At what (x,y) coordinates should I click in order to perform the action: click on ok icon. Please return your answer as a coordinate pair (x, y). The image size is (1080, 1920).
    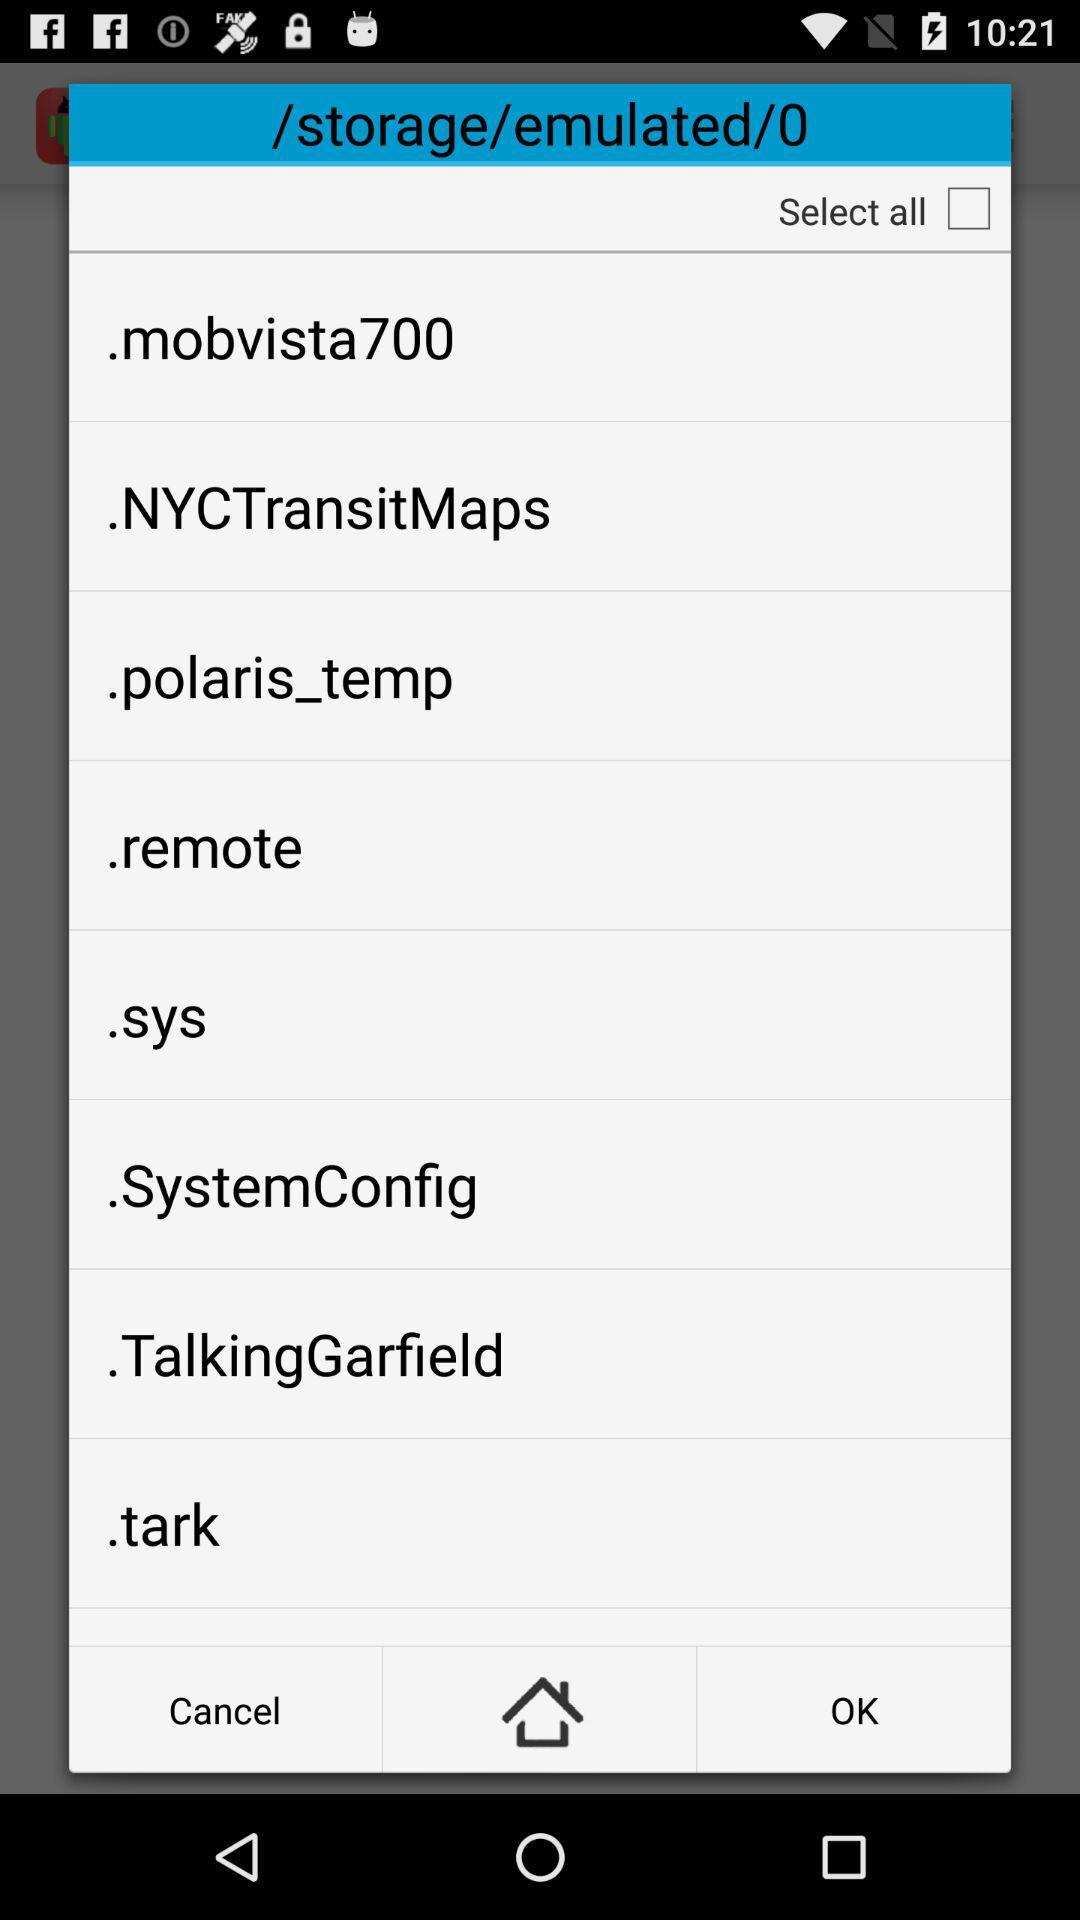
    Looking at the image, I should click on (854, 1708).